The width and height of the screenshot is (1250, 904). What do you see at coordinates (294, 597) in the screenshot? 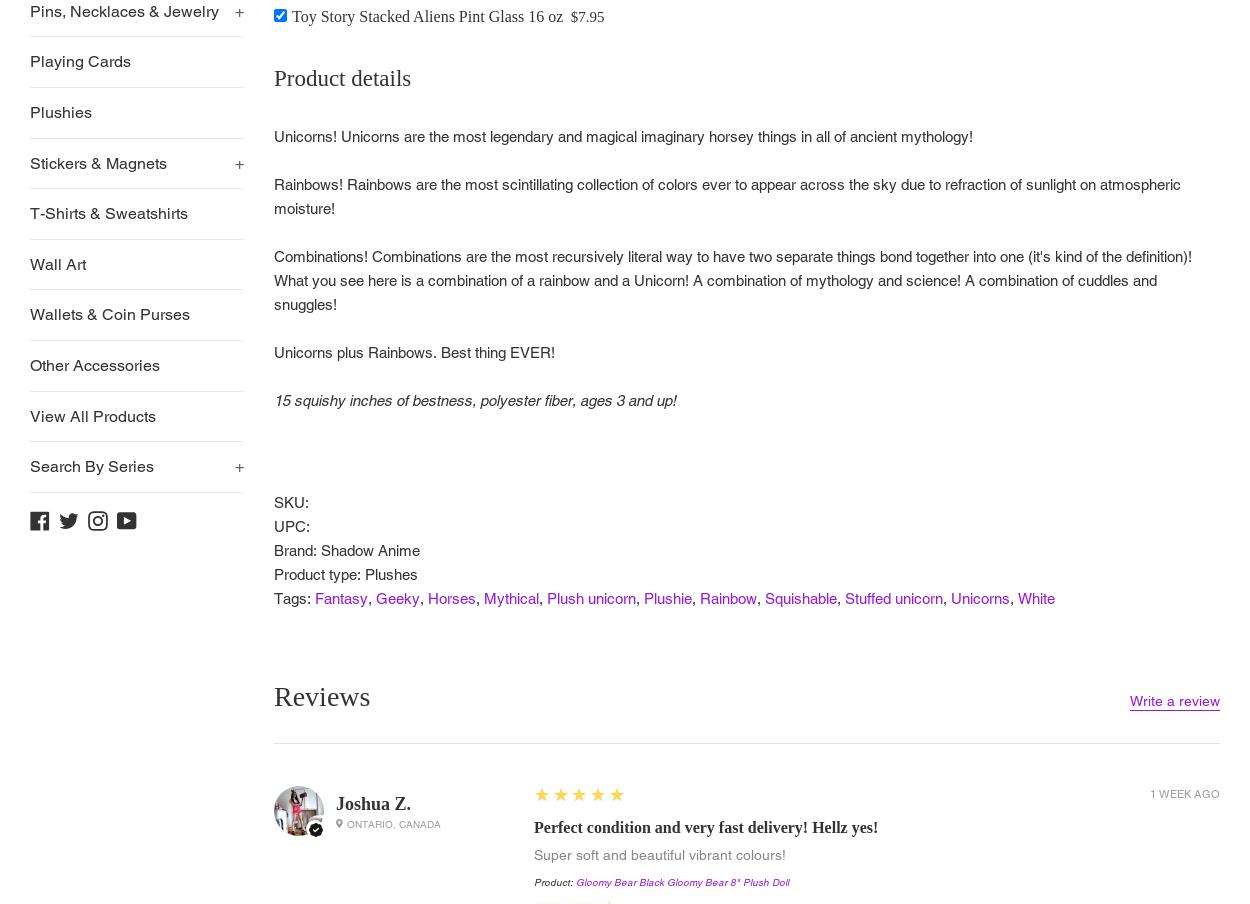
I see `'Tags:'` at bounding box center [294, 597].